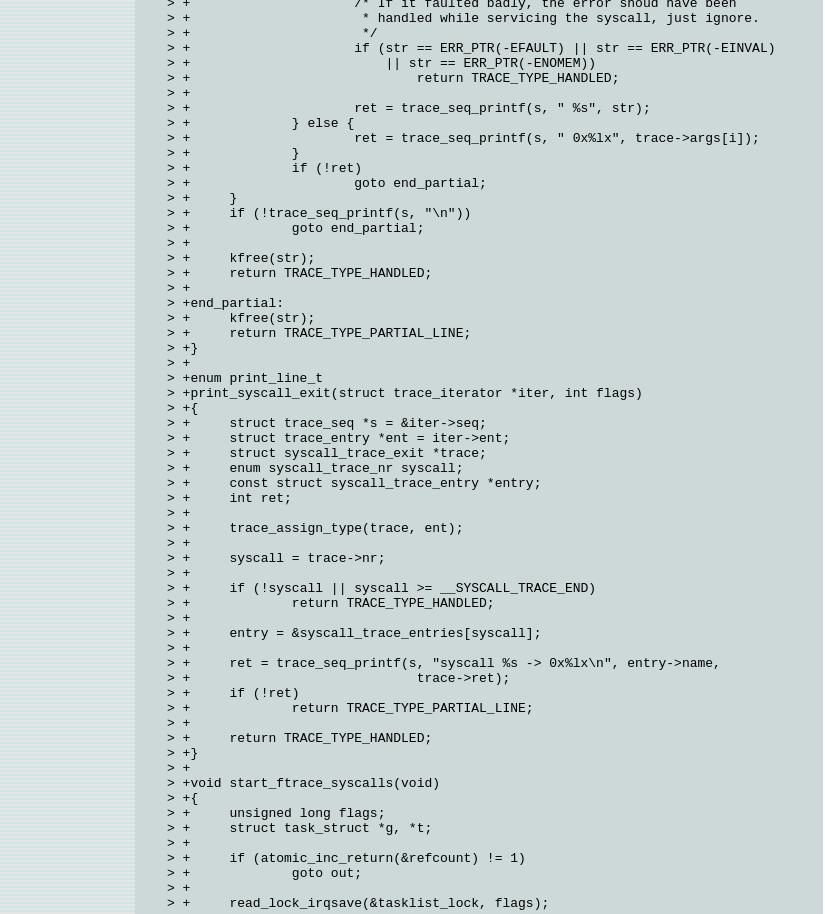  Describe the element at coordinates (348, 707) in the screenshot. I see `'> +		return TRACE_TYPE_PARTIAL_LINE;'` at that location.